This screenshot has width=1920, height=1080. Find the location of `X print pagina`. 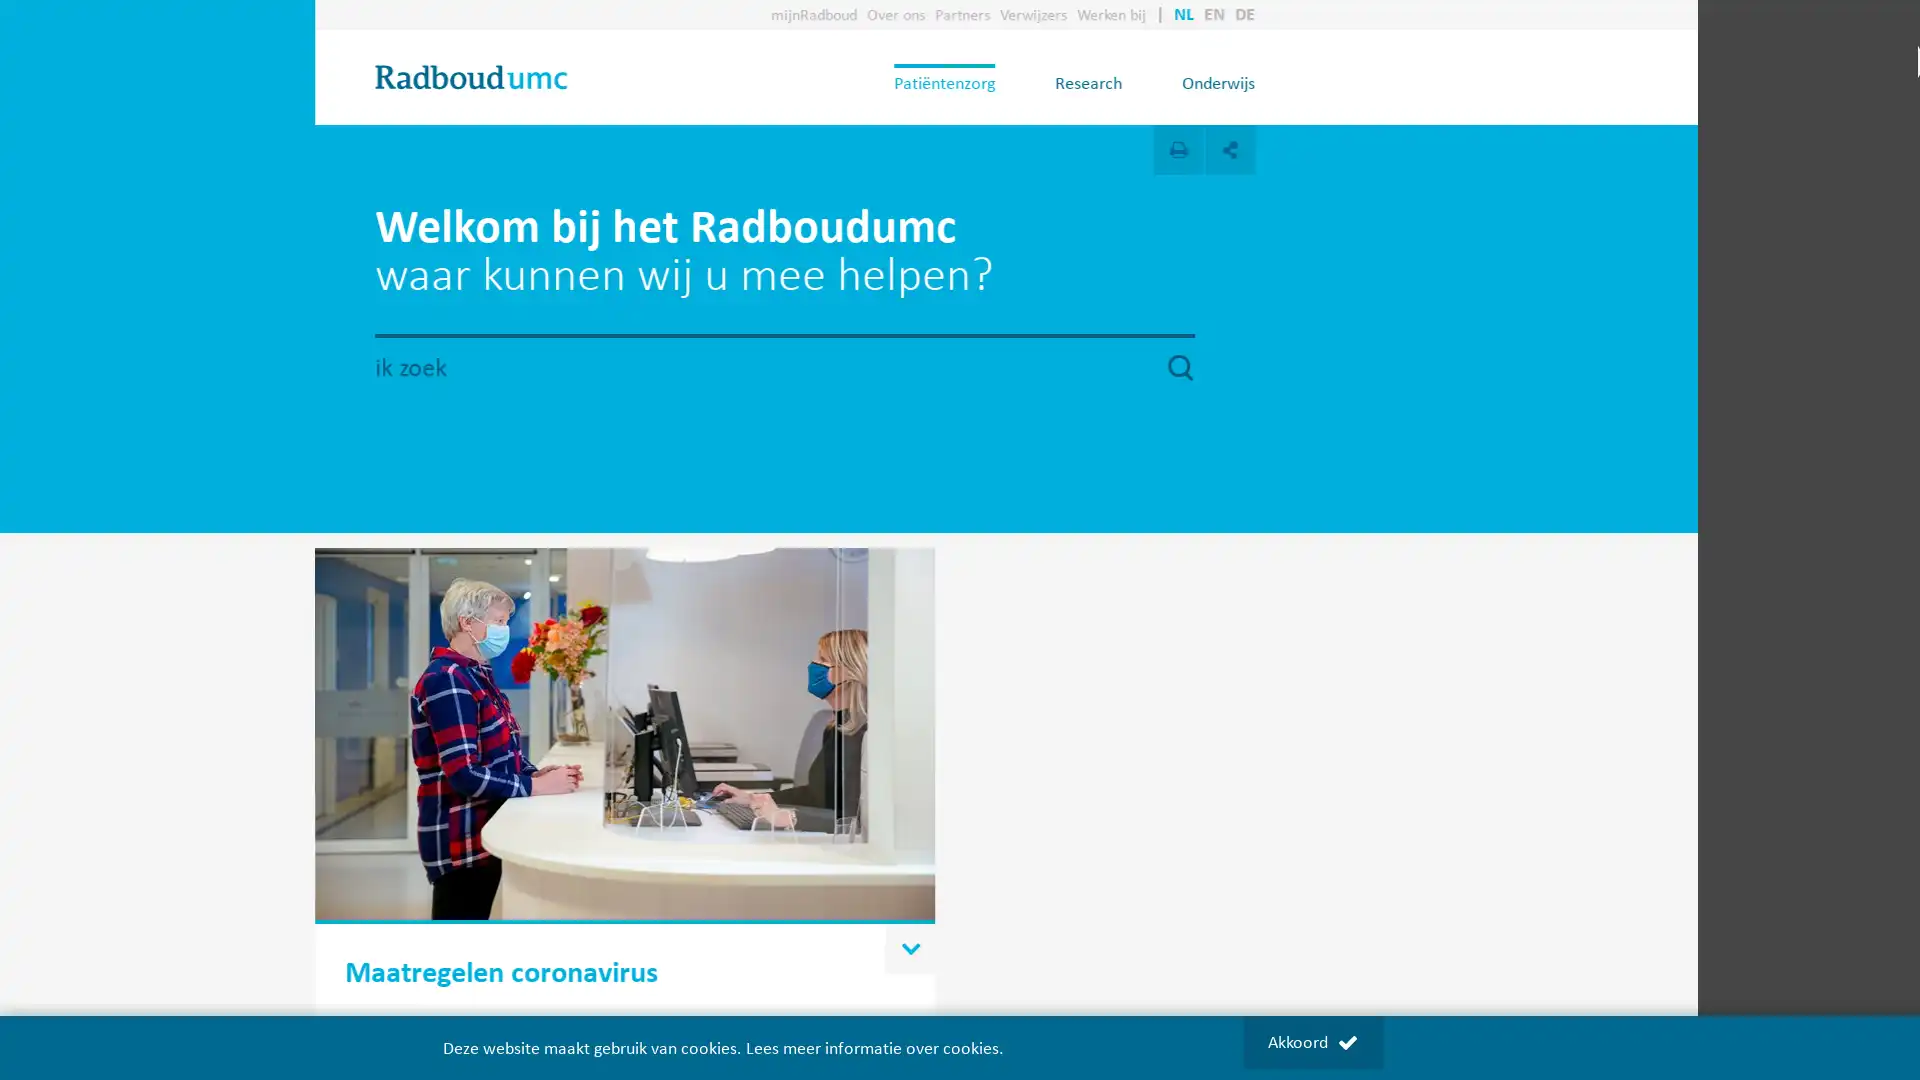

X print pagina is located at coordinates (1305, 149).